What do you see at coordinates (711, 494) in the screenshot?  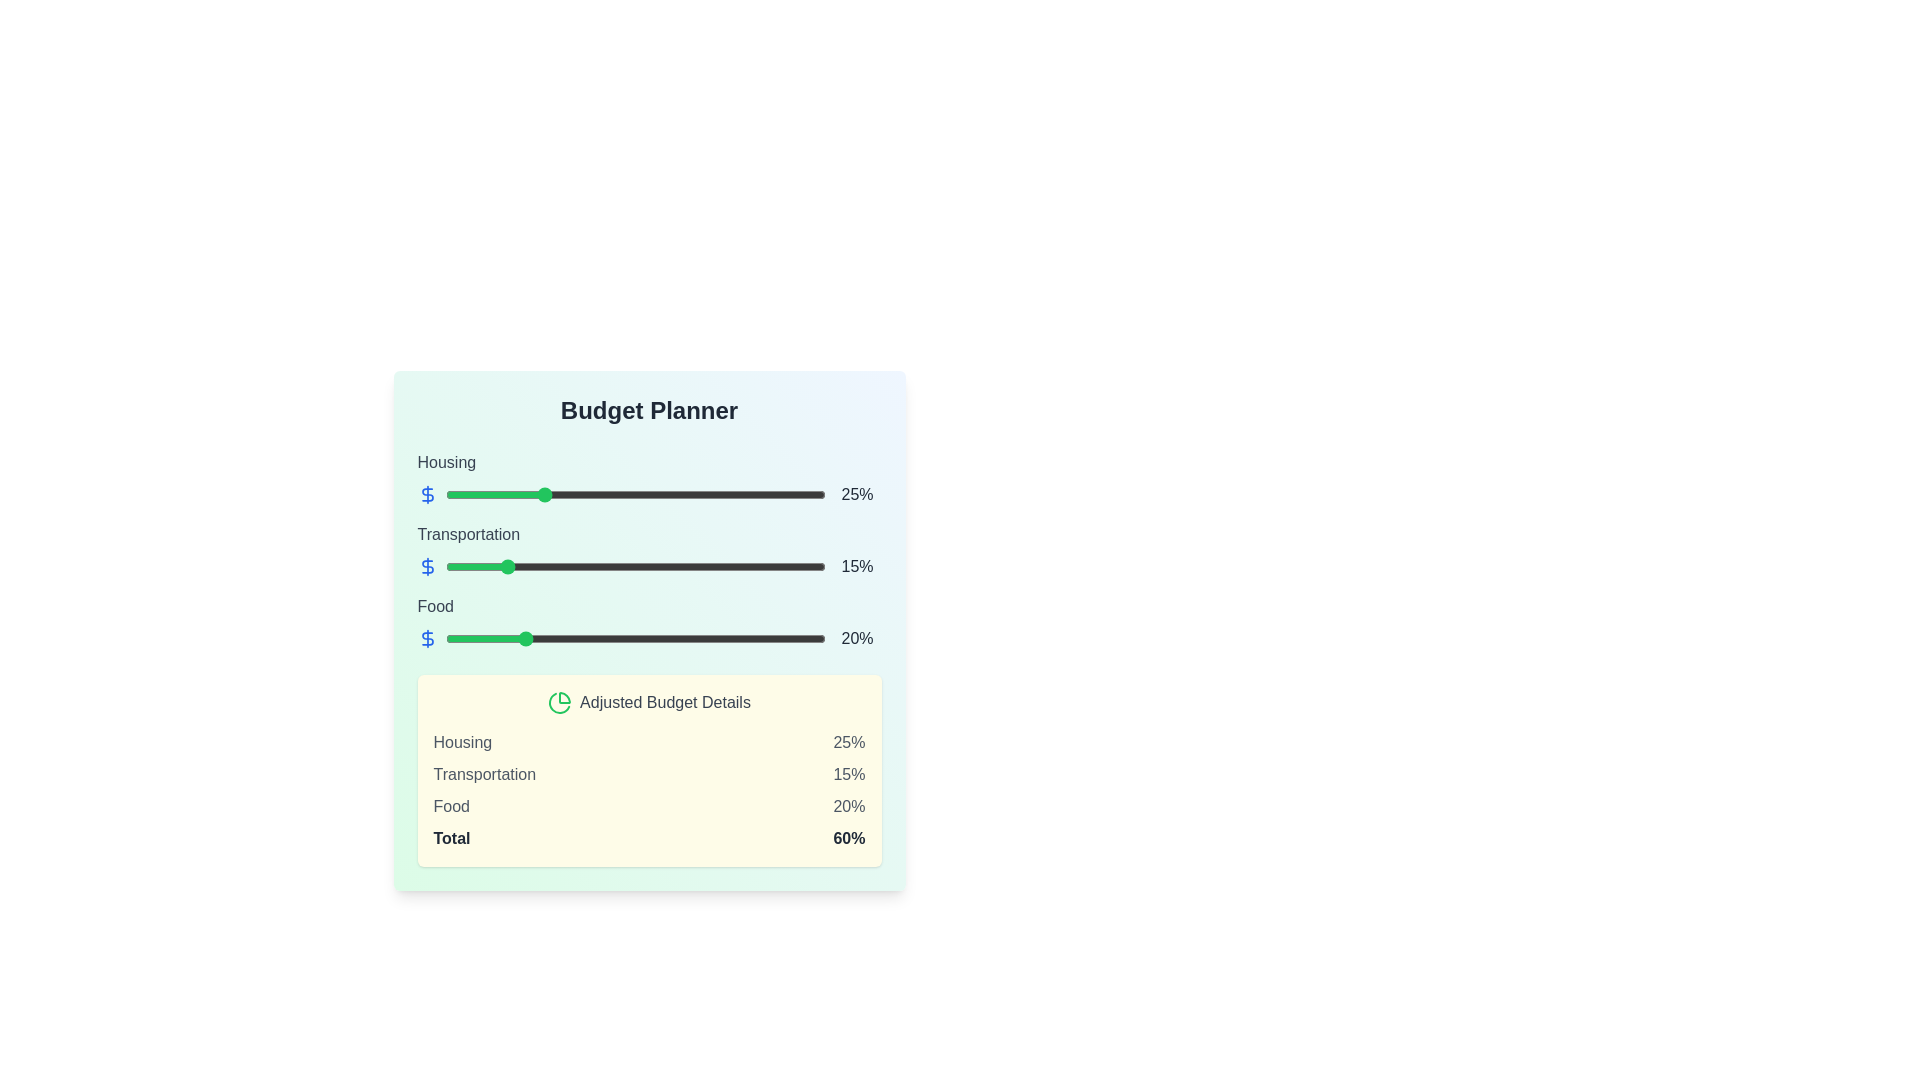 I see `the housing budget percentage` at bounding box center [711, 494].